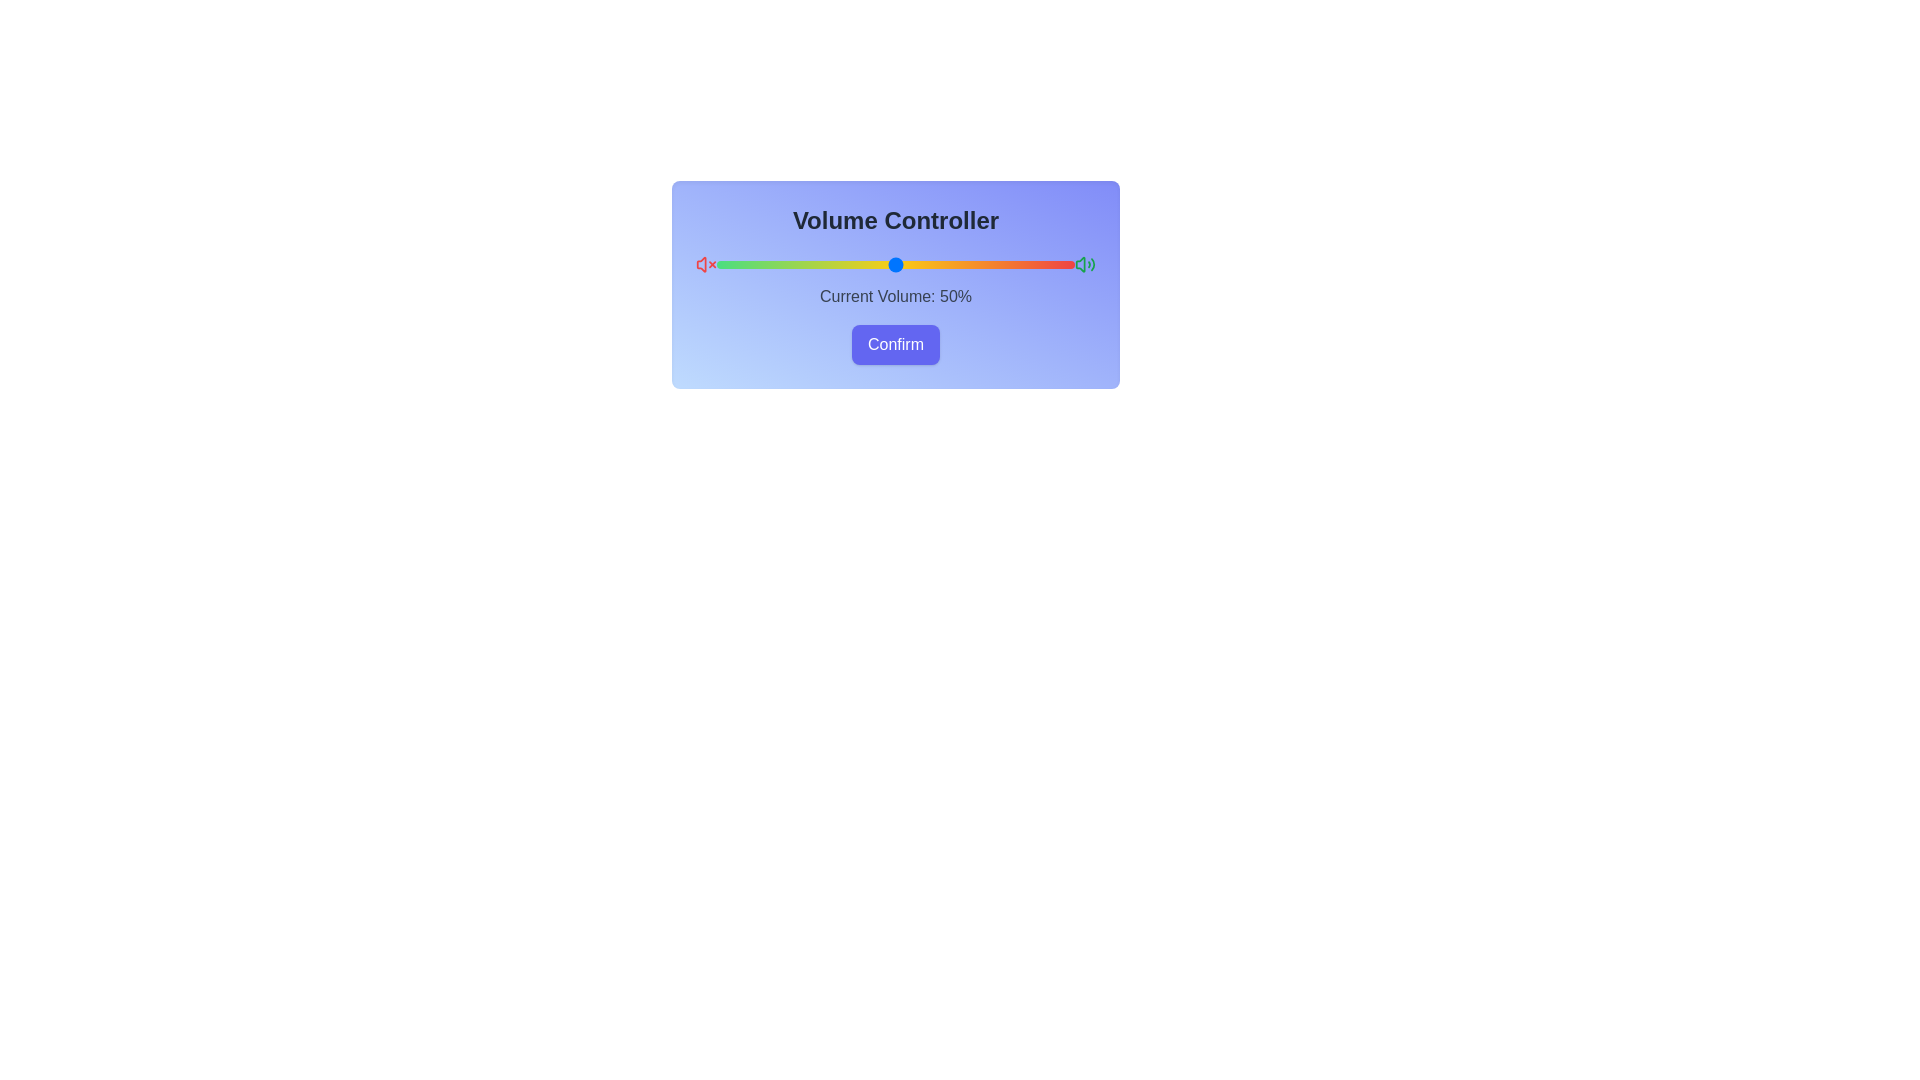 This screenshot has width=1920, height=1080. I want to click on the volume slider to set the volume to 97%, so click(1062, 264).